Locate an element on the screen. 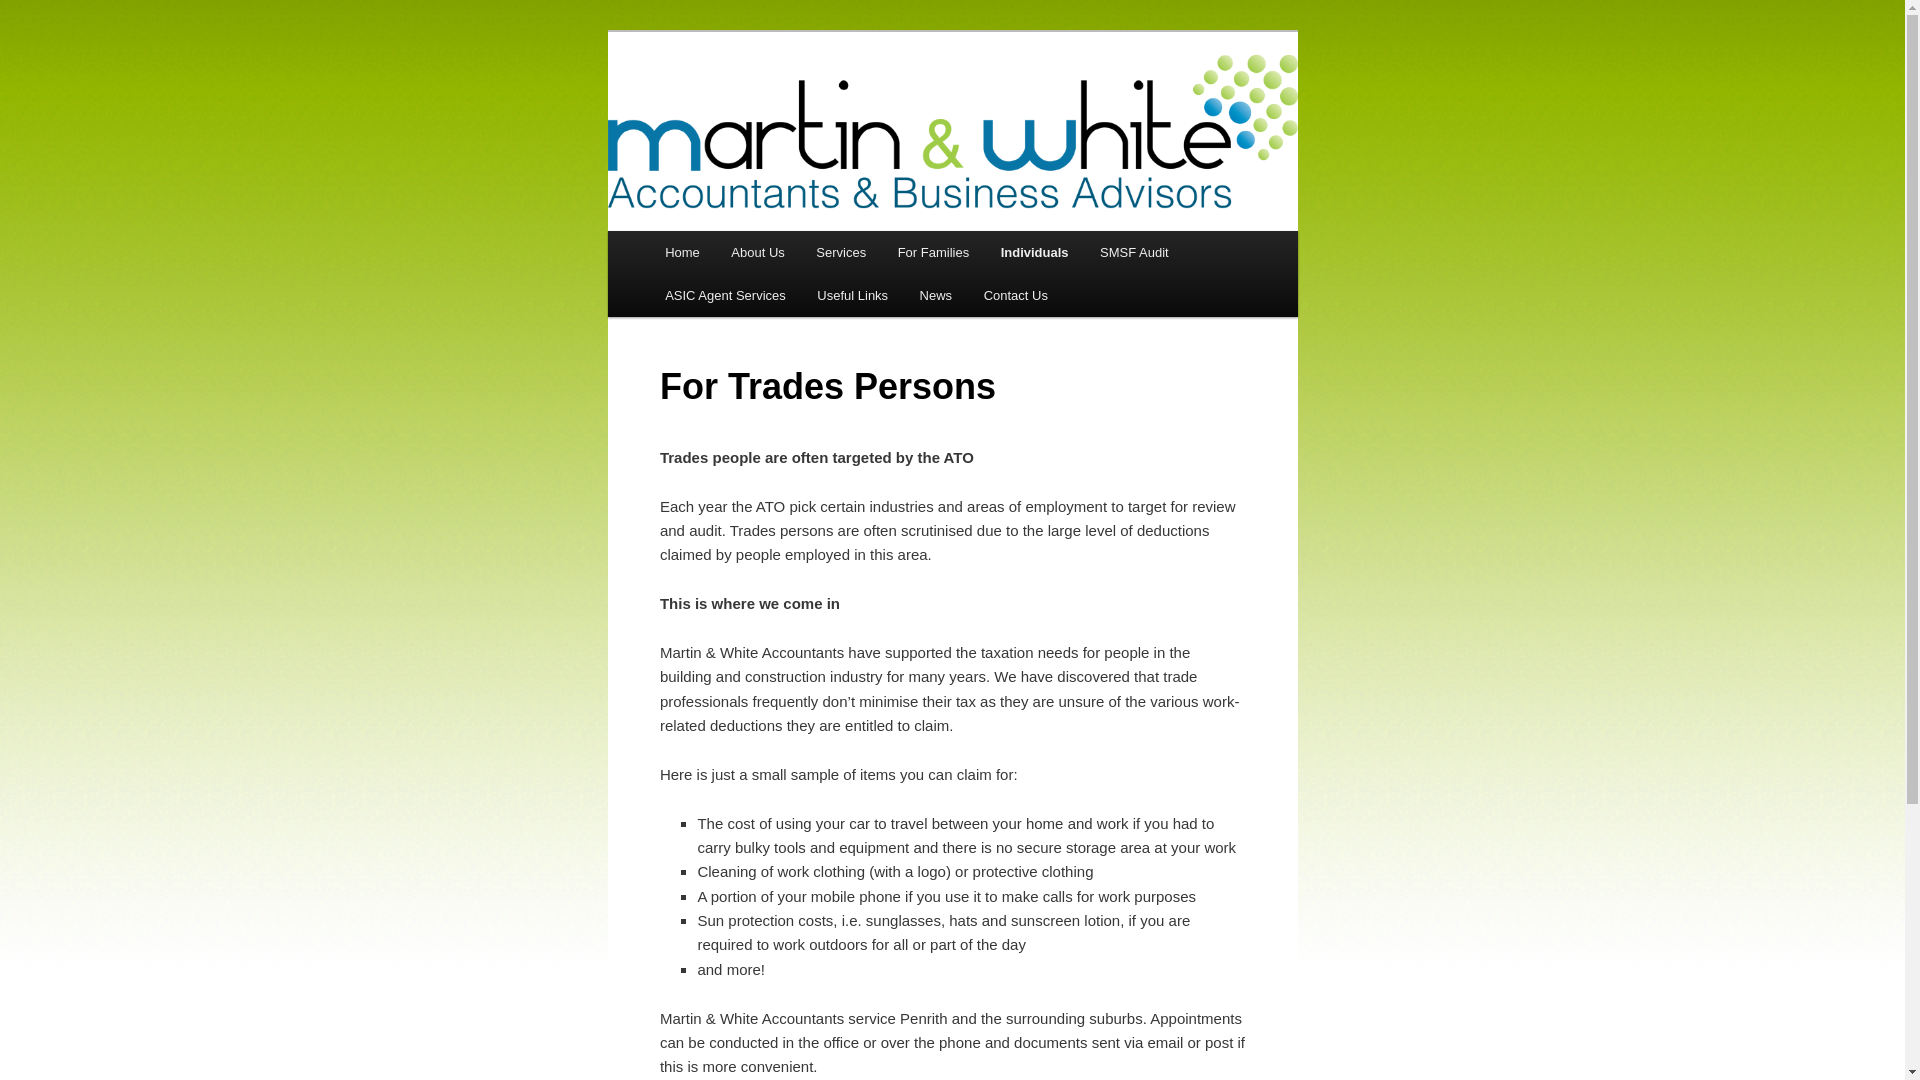 This screenshot has width=1920, height=1080. 'Useful Links' is located at coordinates (853, 295).